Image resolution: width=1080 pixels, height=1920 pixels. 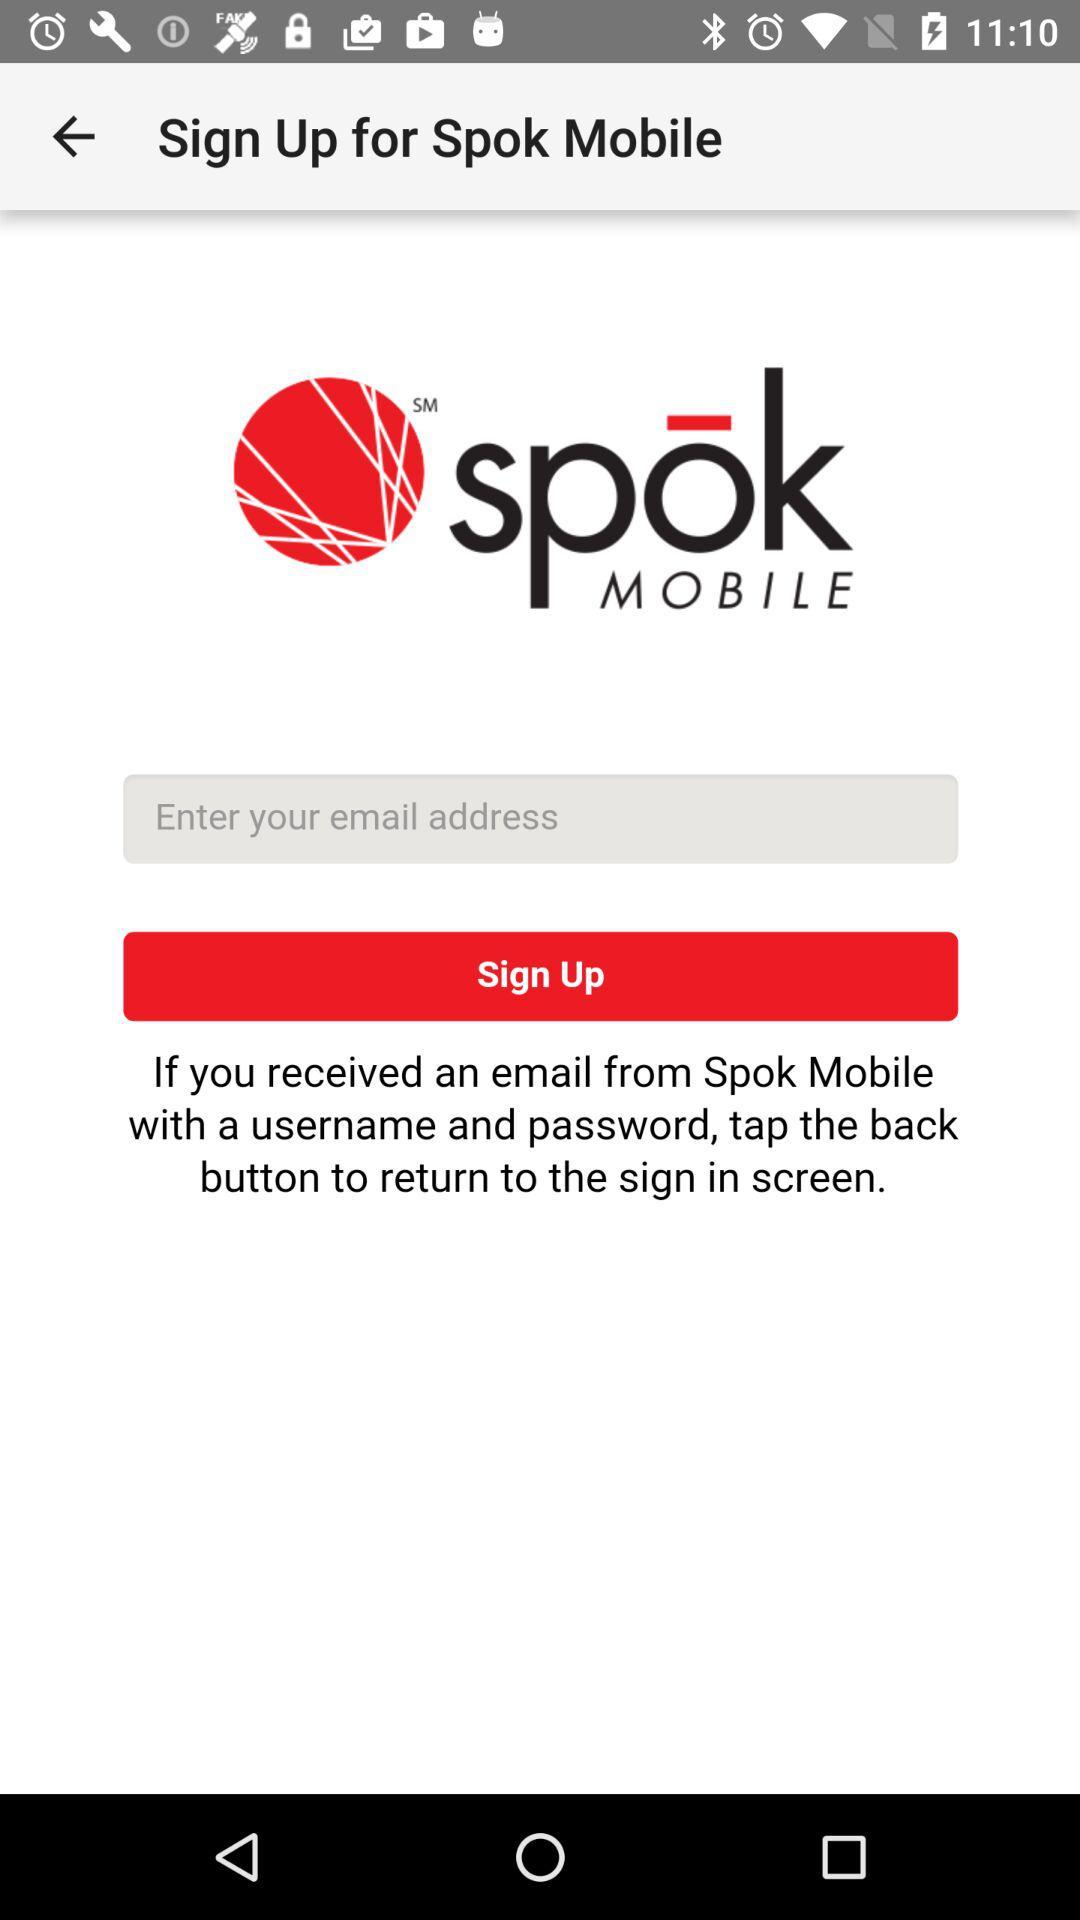 I want to click on sigh up the page, so click(x=540, y=1002).